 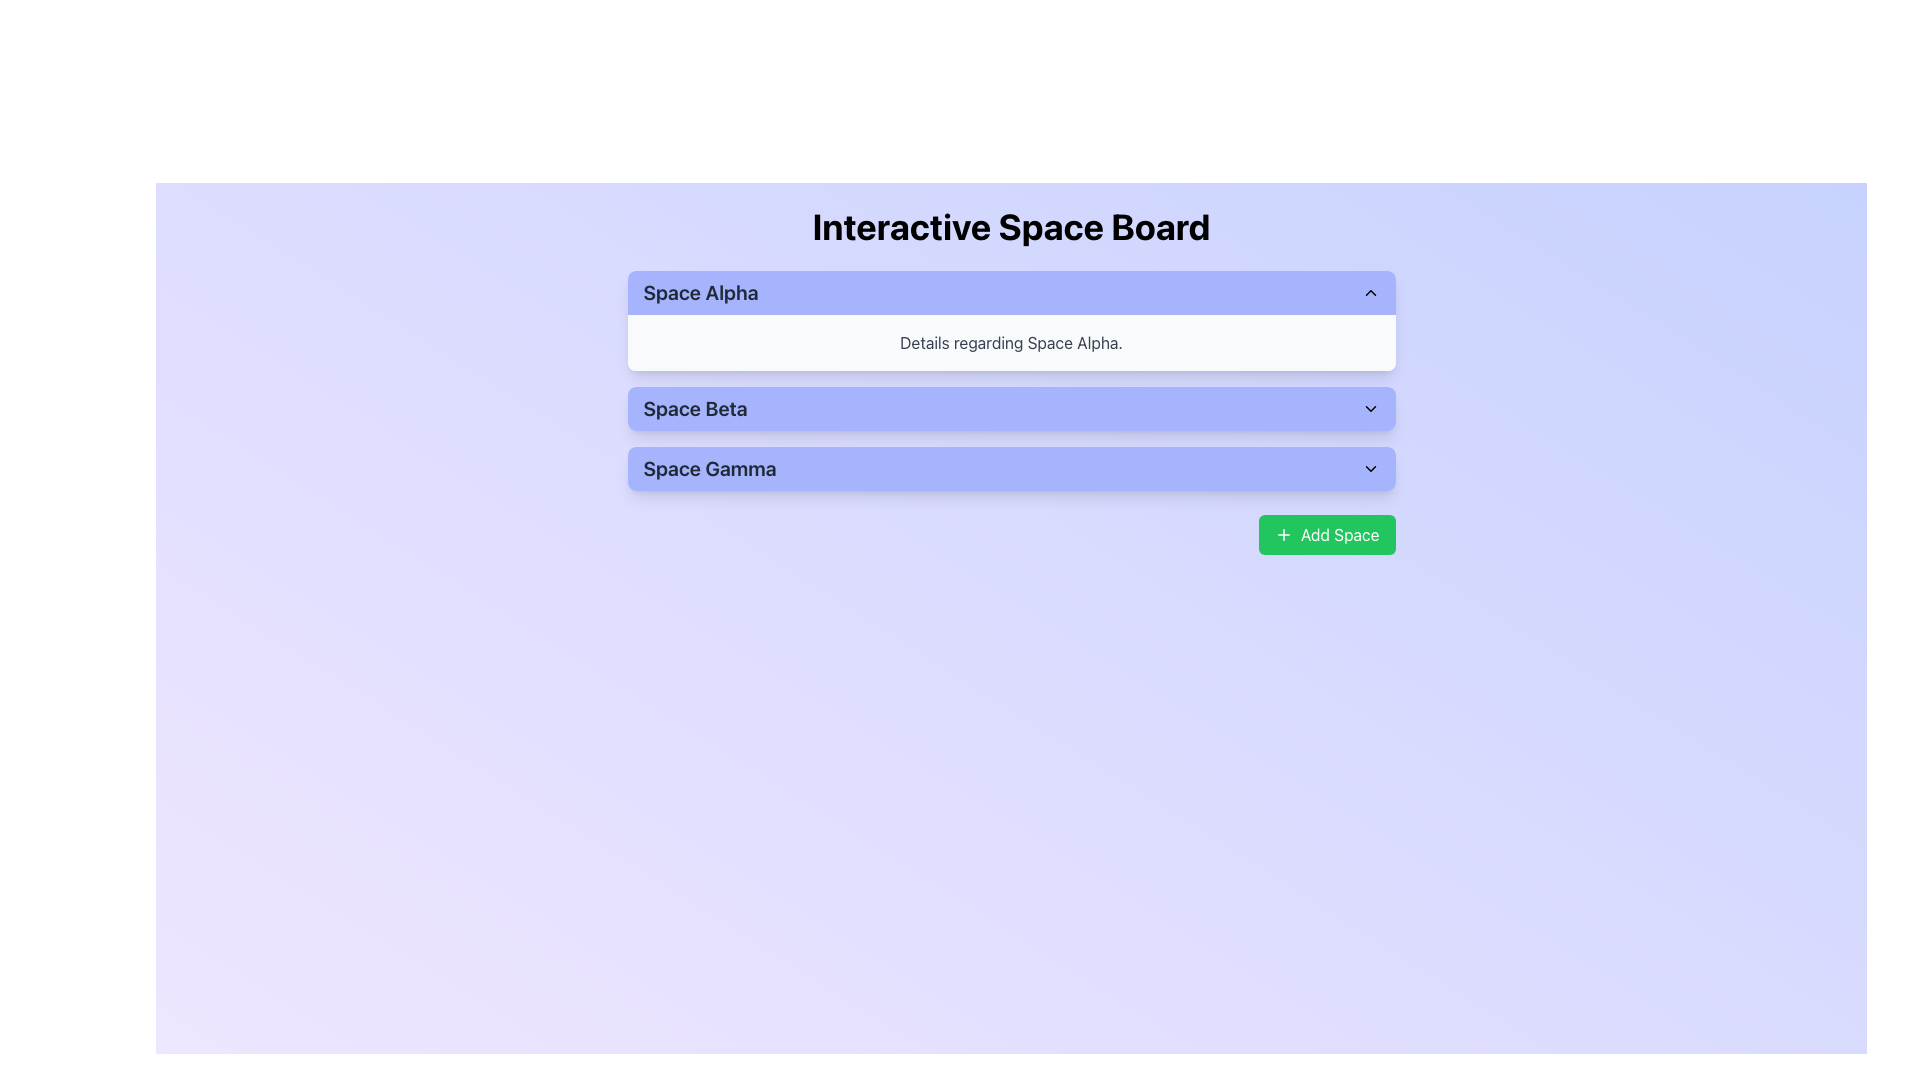 What do you see at coordinates (1369, 407) in the screenshot?
I see `the small downward-pointing chevron icon located to the far right of the 'Space Beta' text` at bounding box center [1369, 407].